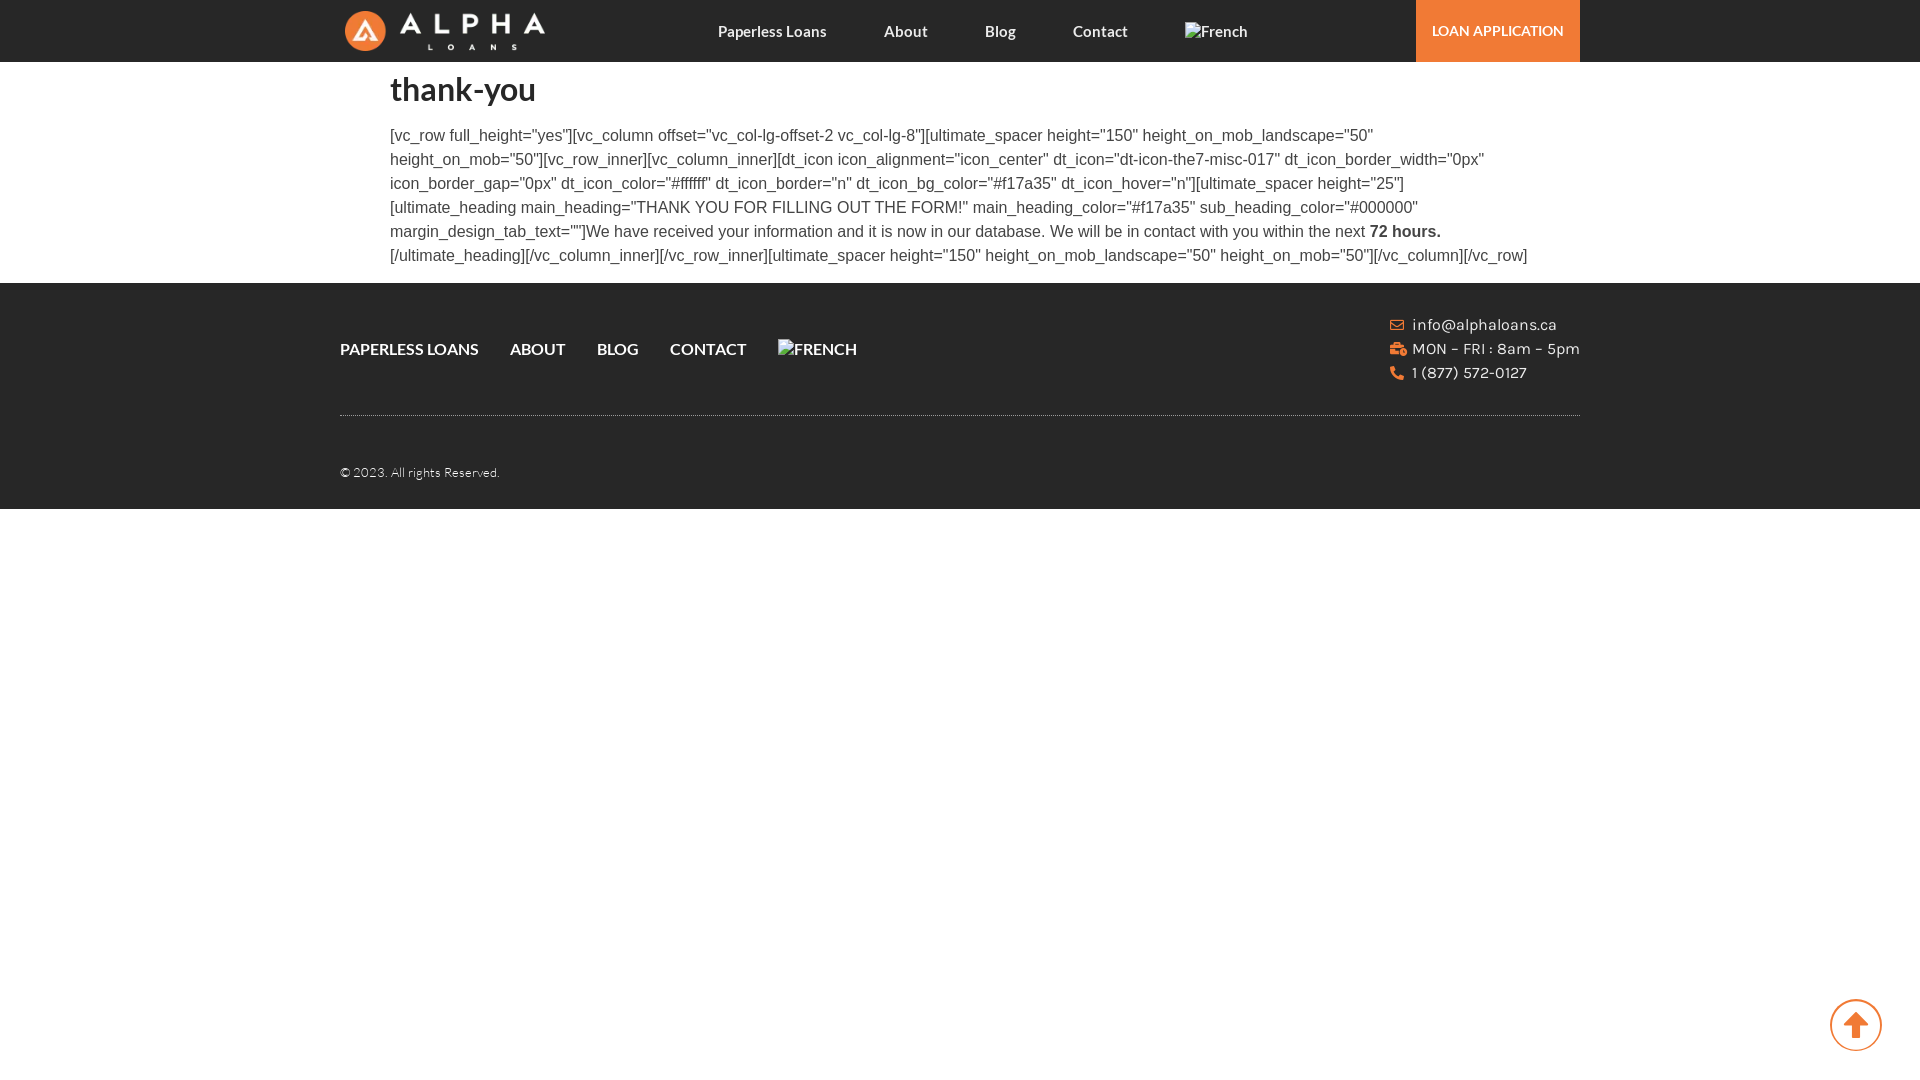  What do you see at coordinates (1000, 30) in the screenshot?
I see `'Blog'` at bounding box center [1000, 30].